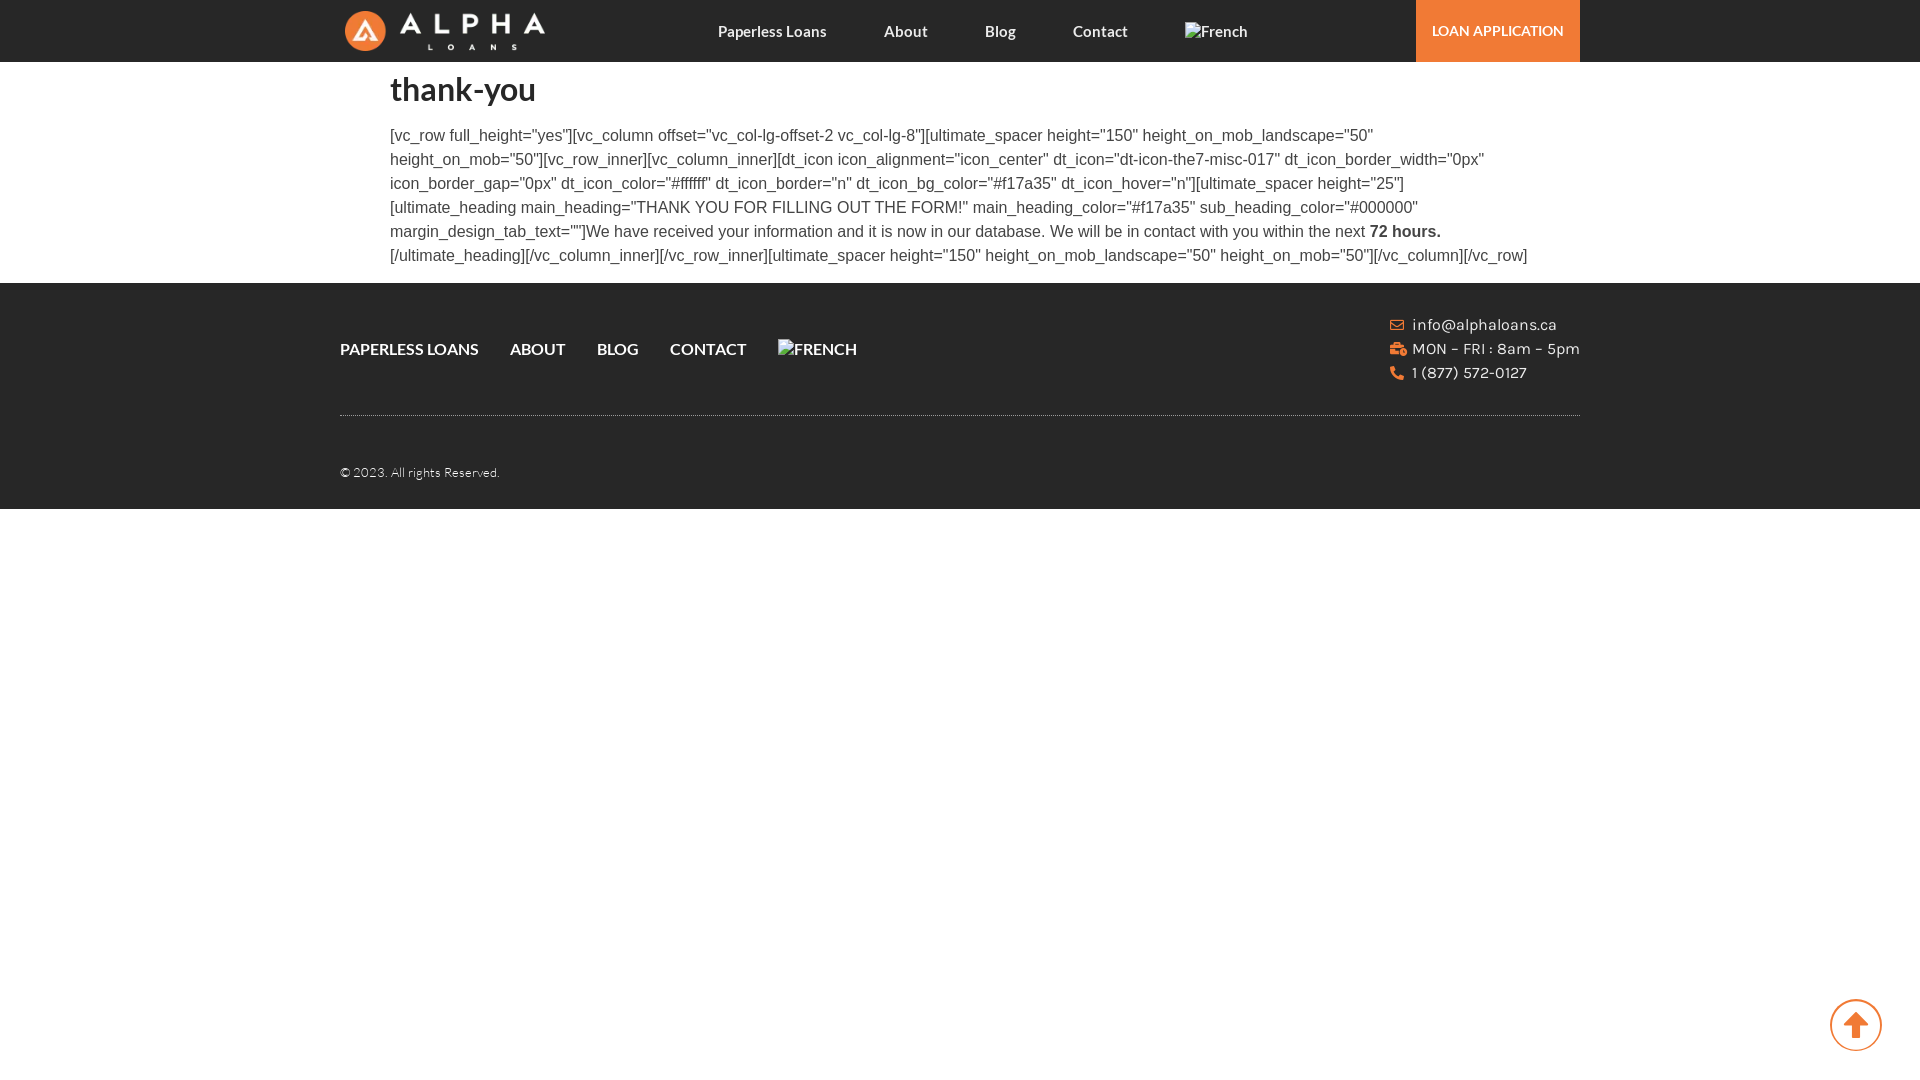  What do you see at coordinates (1000, 30) in the screenshot?
I see `'Blog'` at bounding box center [1000, 30].